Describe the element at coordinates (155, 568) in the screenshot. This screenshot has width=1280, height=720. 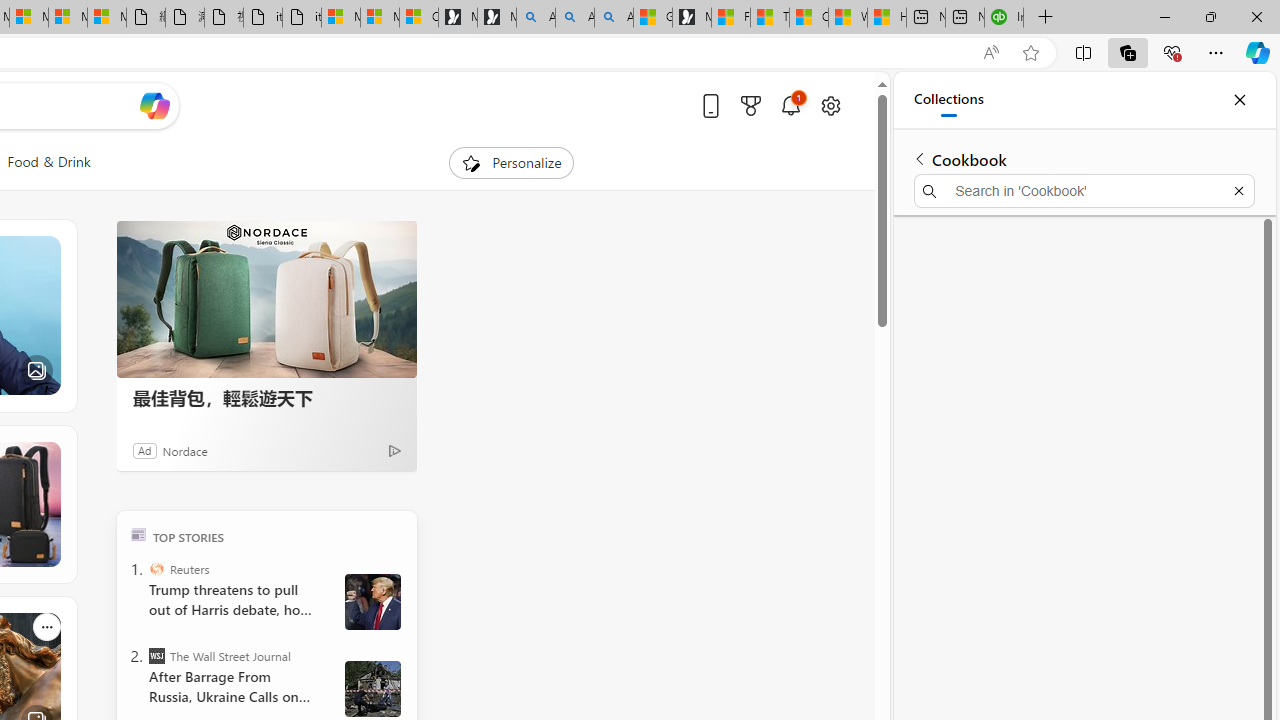
I see `'Reuters'` at that location.